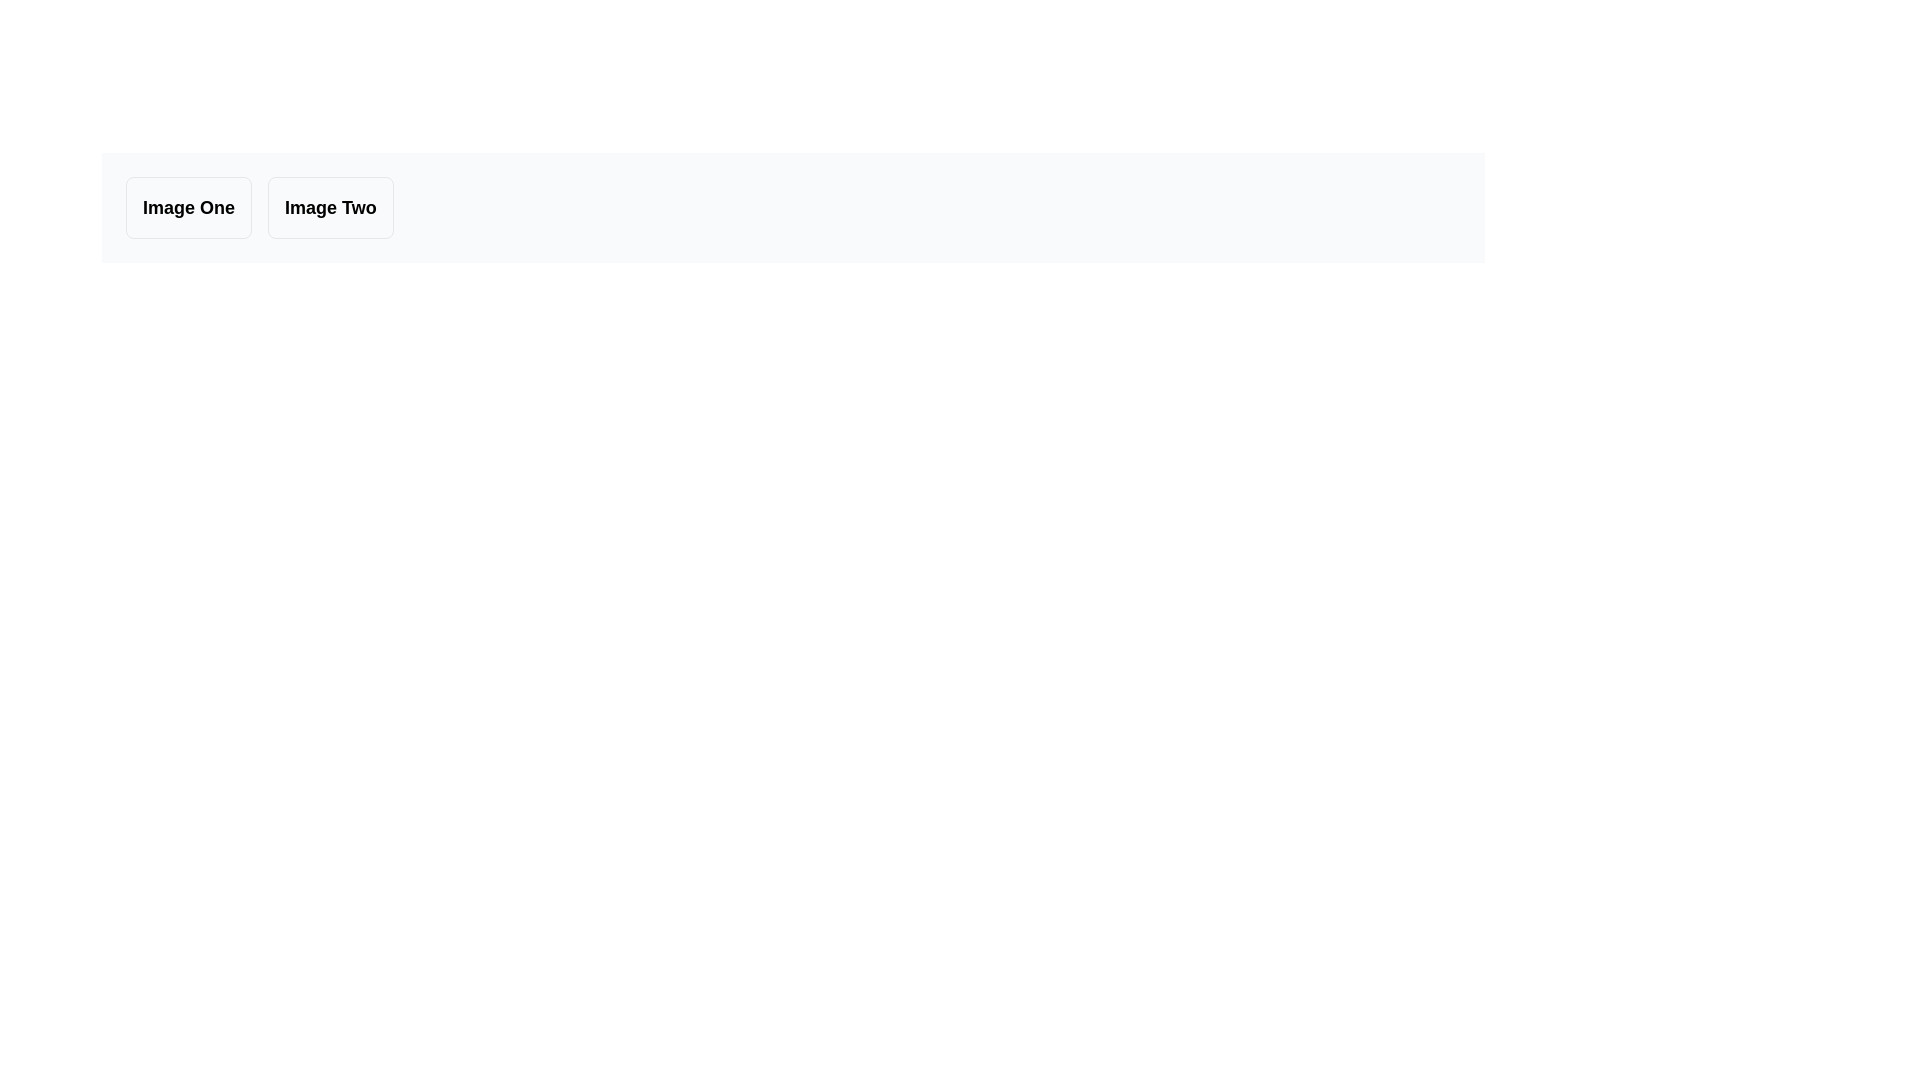 The width and height of the screenshot is (1920, 1080). Describe the element at coordinates (188, 208) in the screenshot. I see `the text label displaying 'Image One', which is positioned centrally within its card in a horizontal row with another card labeled 'Image Two'` at that location.